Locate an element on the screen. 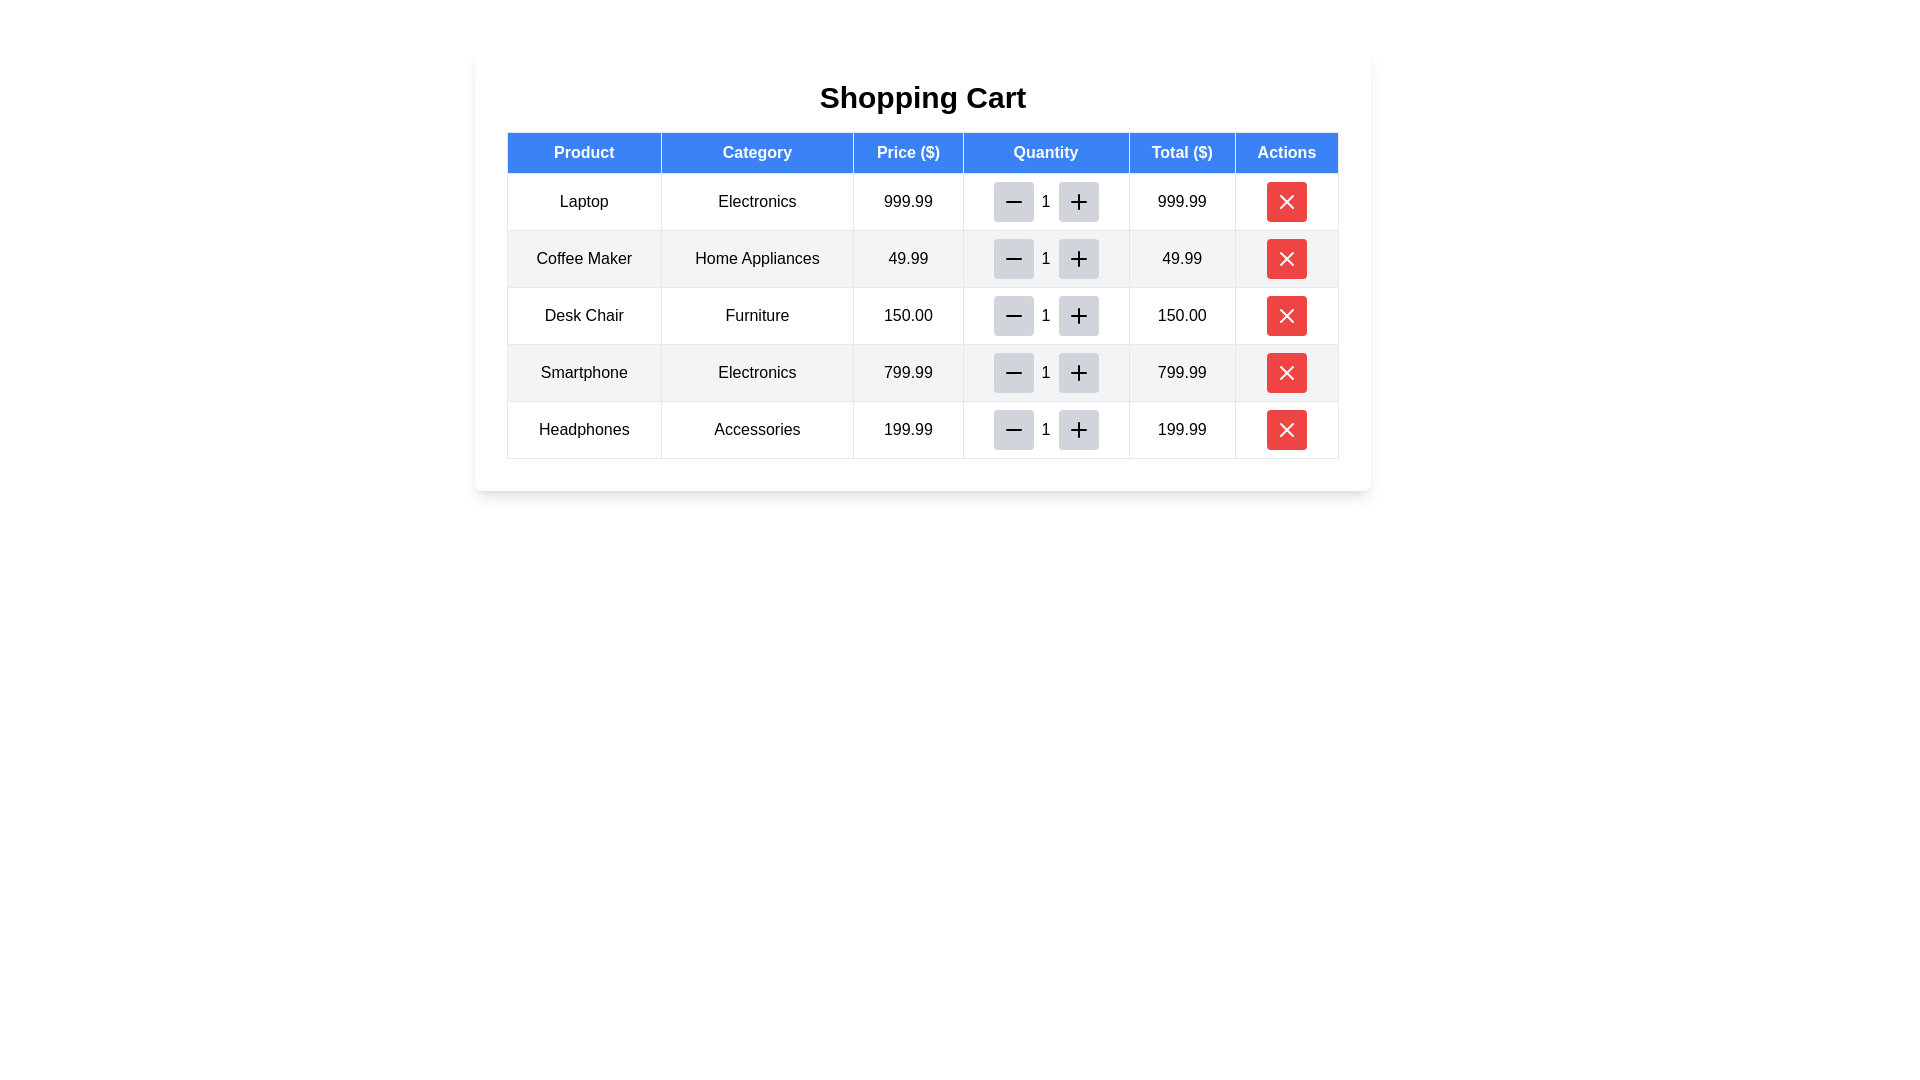 The width and height of the screenshot is (1920, 1080). the text label displaying the word 'Furniture' in the third row of the shopping cart table under the 'Category' column, adjacent to the 'Desk Chair' label and the price value '150.00' is located at coordinates (756, 315).